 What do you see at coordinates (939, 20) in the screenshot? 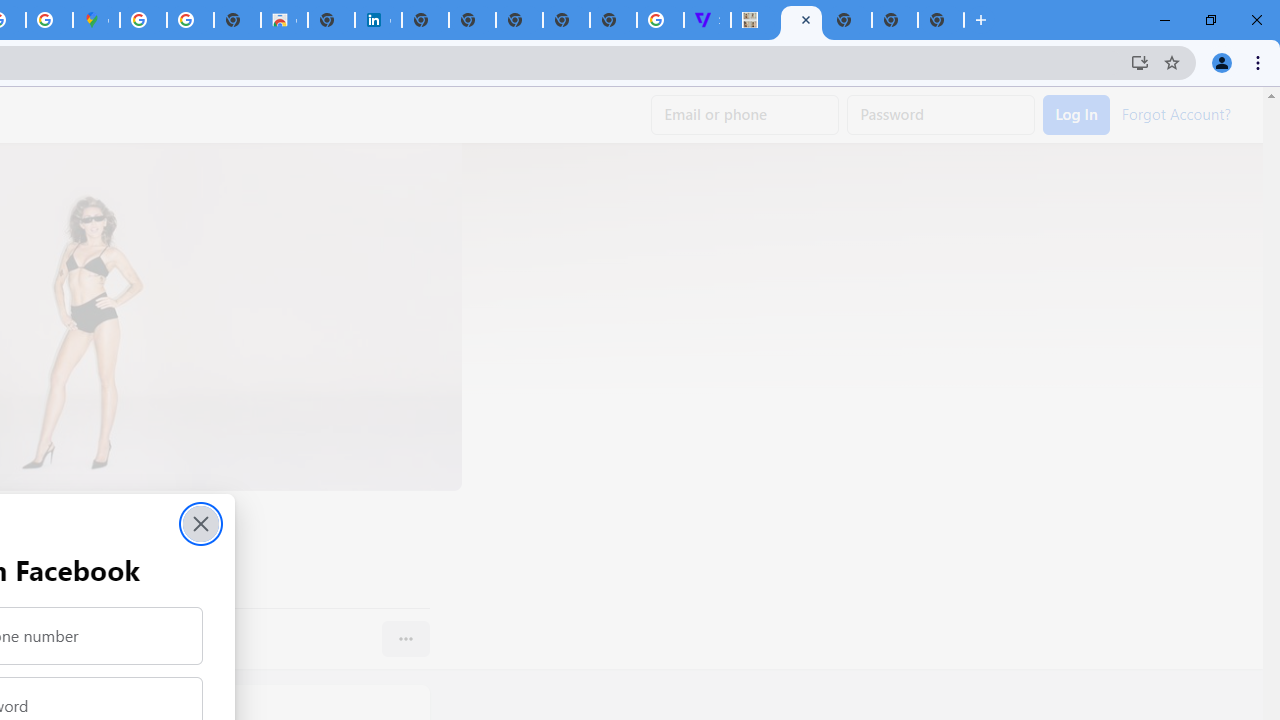
I see `'New Tab'` at bounding box center [939, 20].